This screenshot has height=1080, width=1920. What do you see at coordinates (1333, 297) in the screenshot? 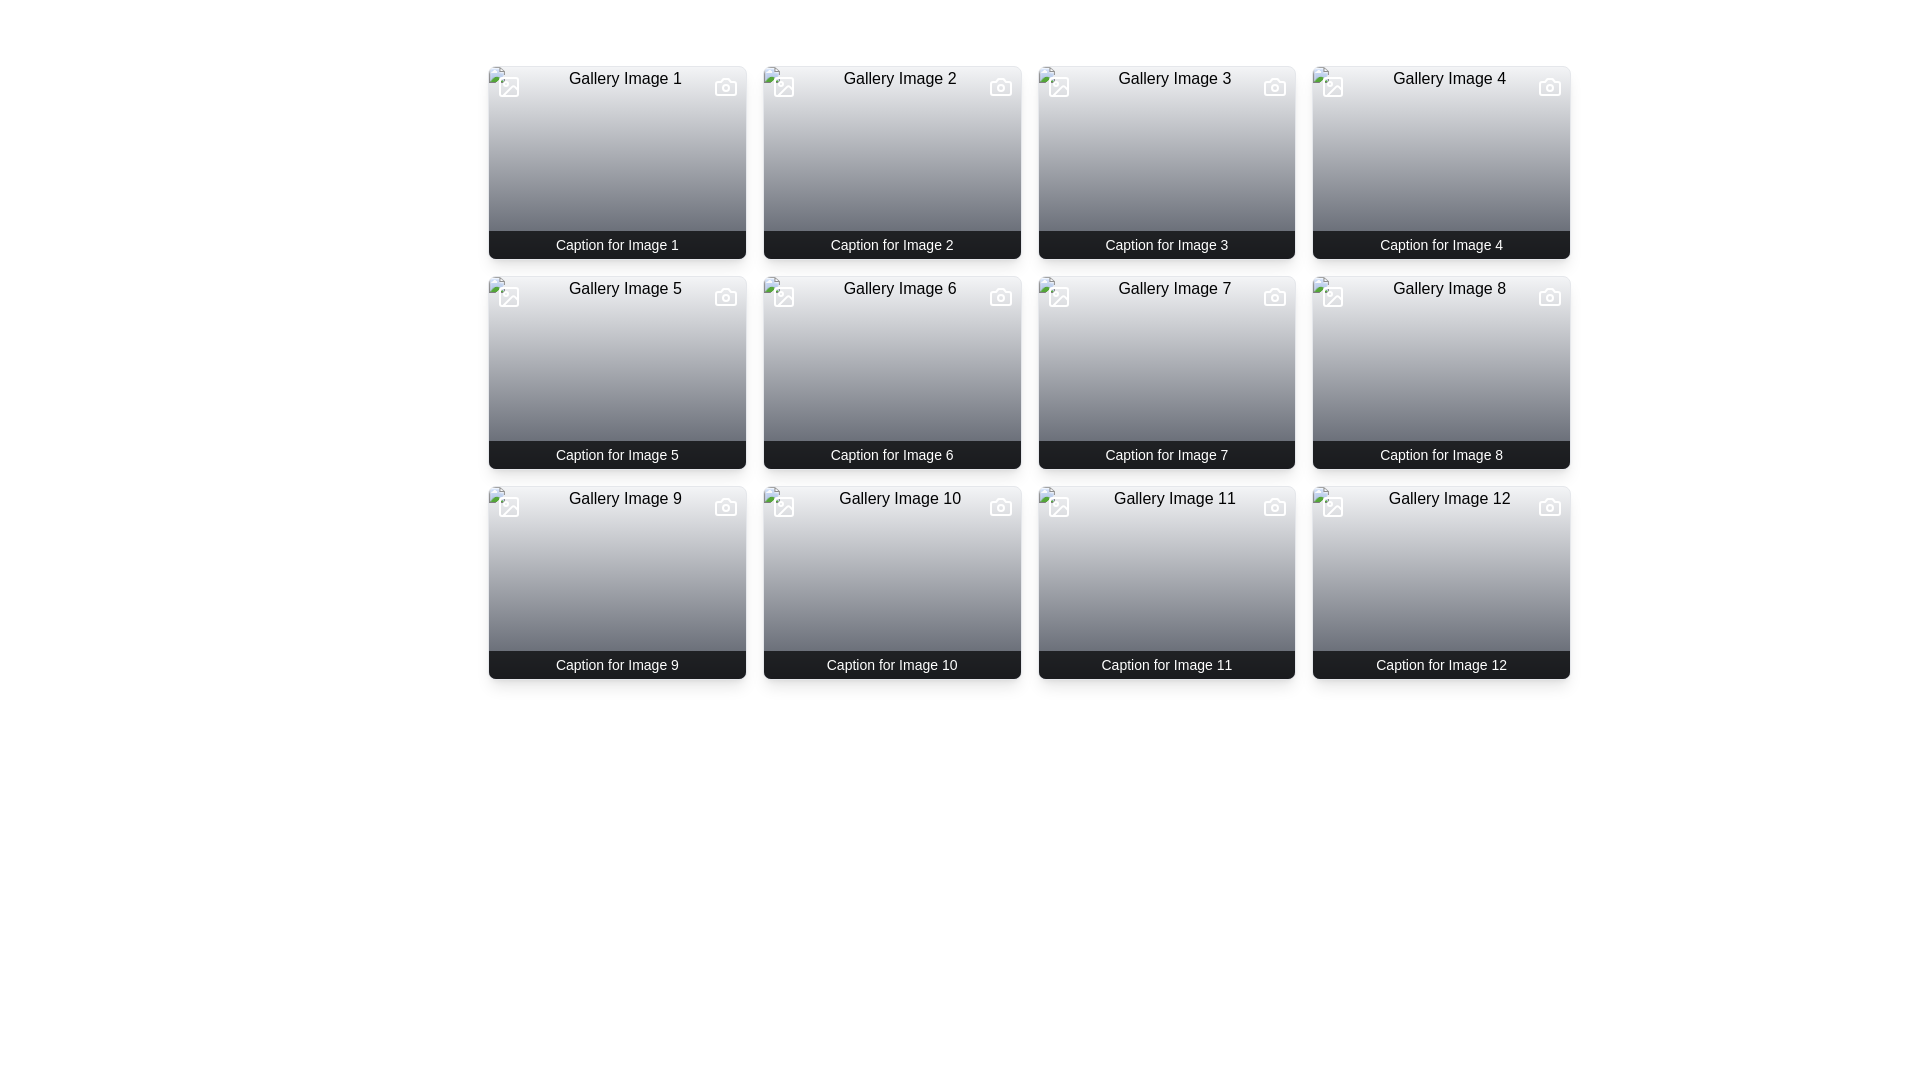
I see `the rounded rectangle SVG graphical element located in the top-left corner of the eighth grid item in the gallery layout` at bounding box center [1333, 297].